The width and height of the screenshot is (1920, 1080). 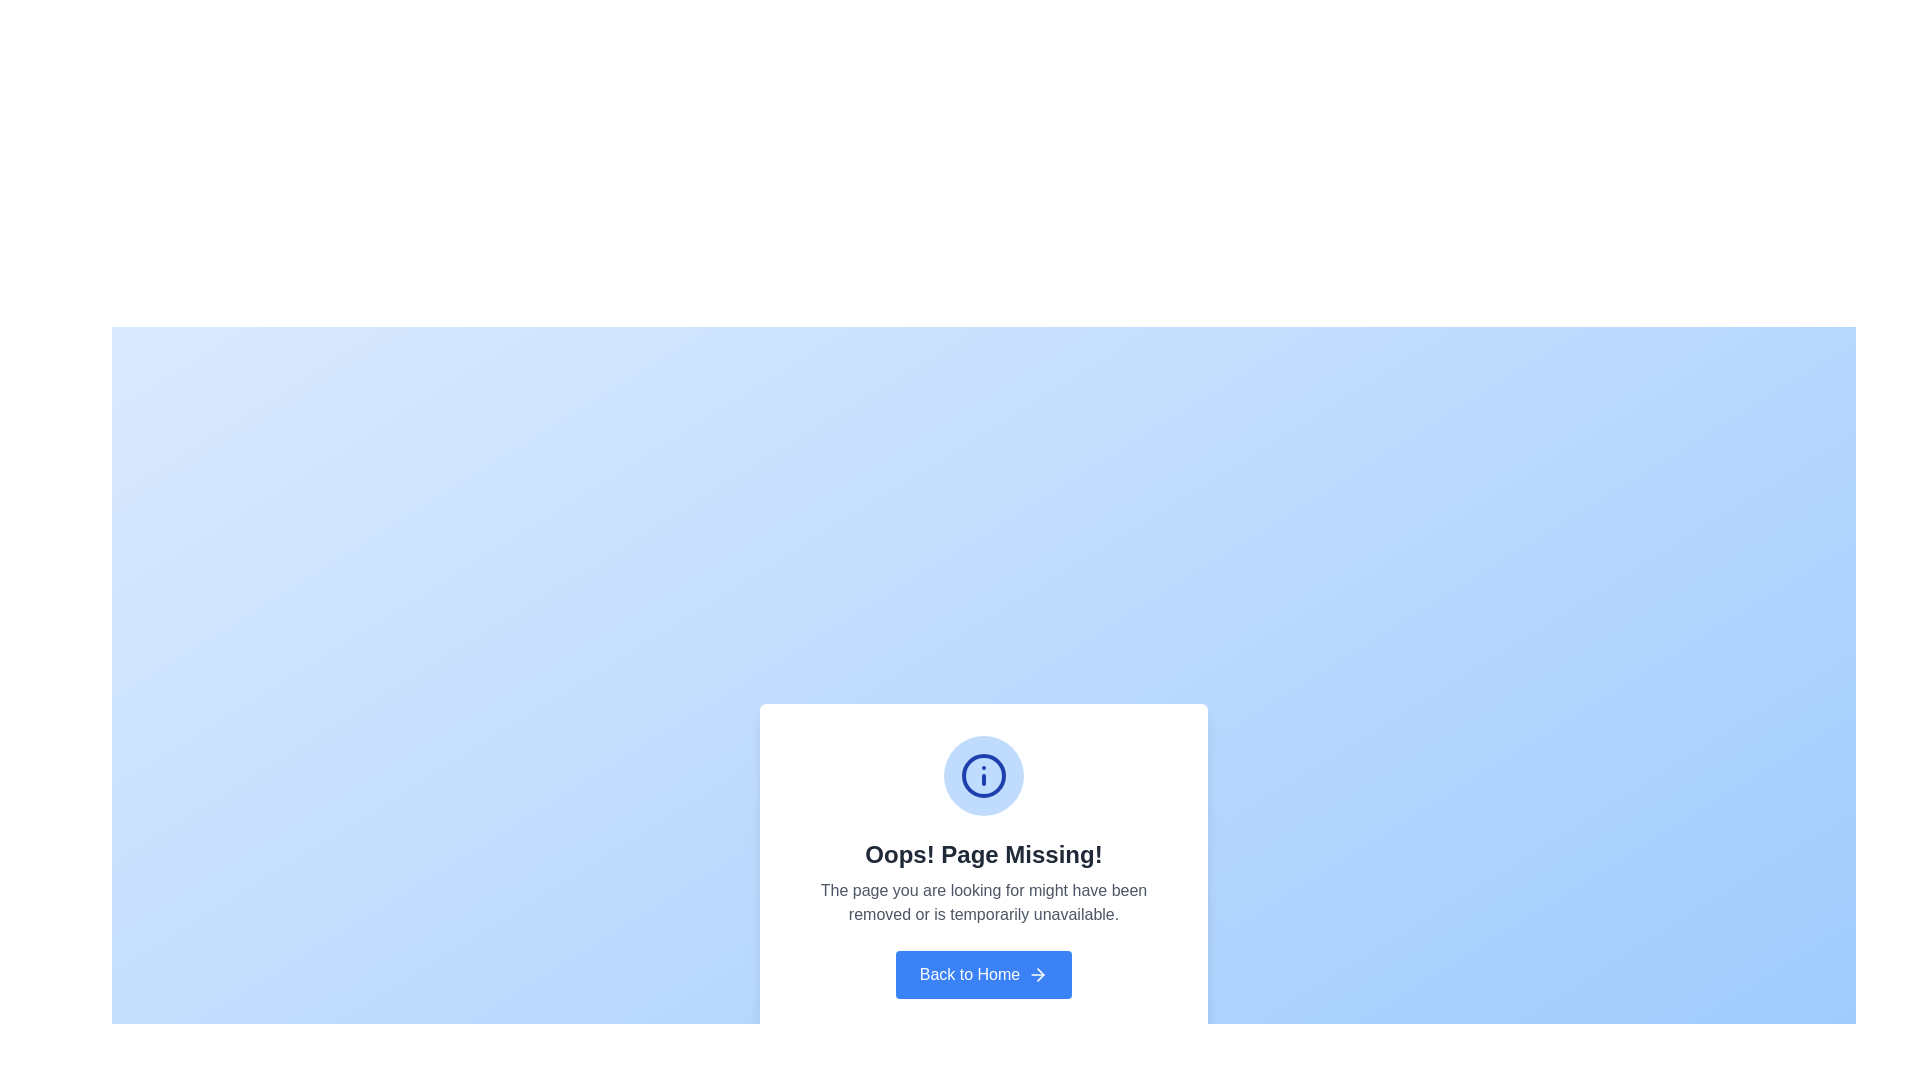 I want to click on the arrow icon located to the right of the 'Back to Home' button at the bottom center of the modal, so click(x=1040, y=973).